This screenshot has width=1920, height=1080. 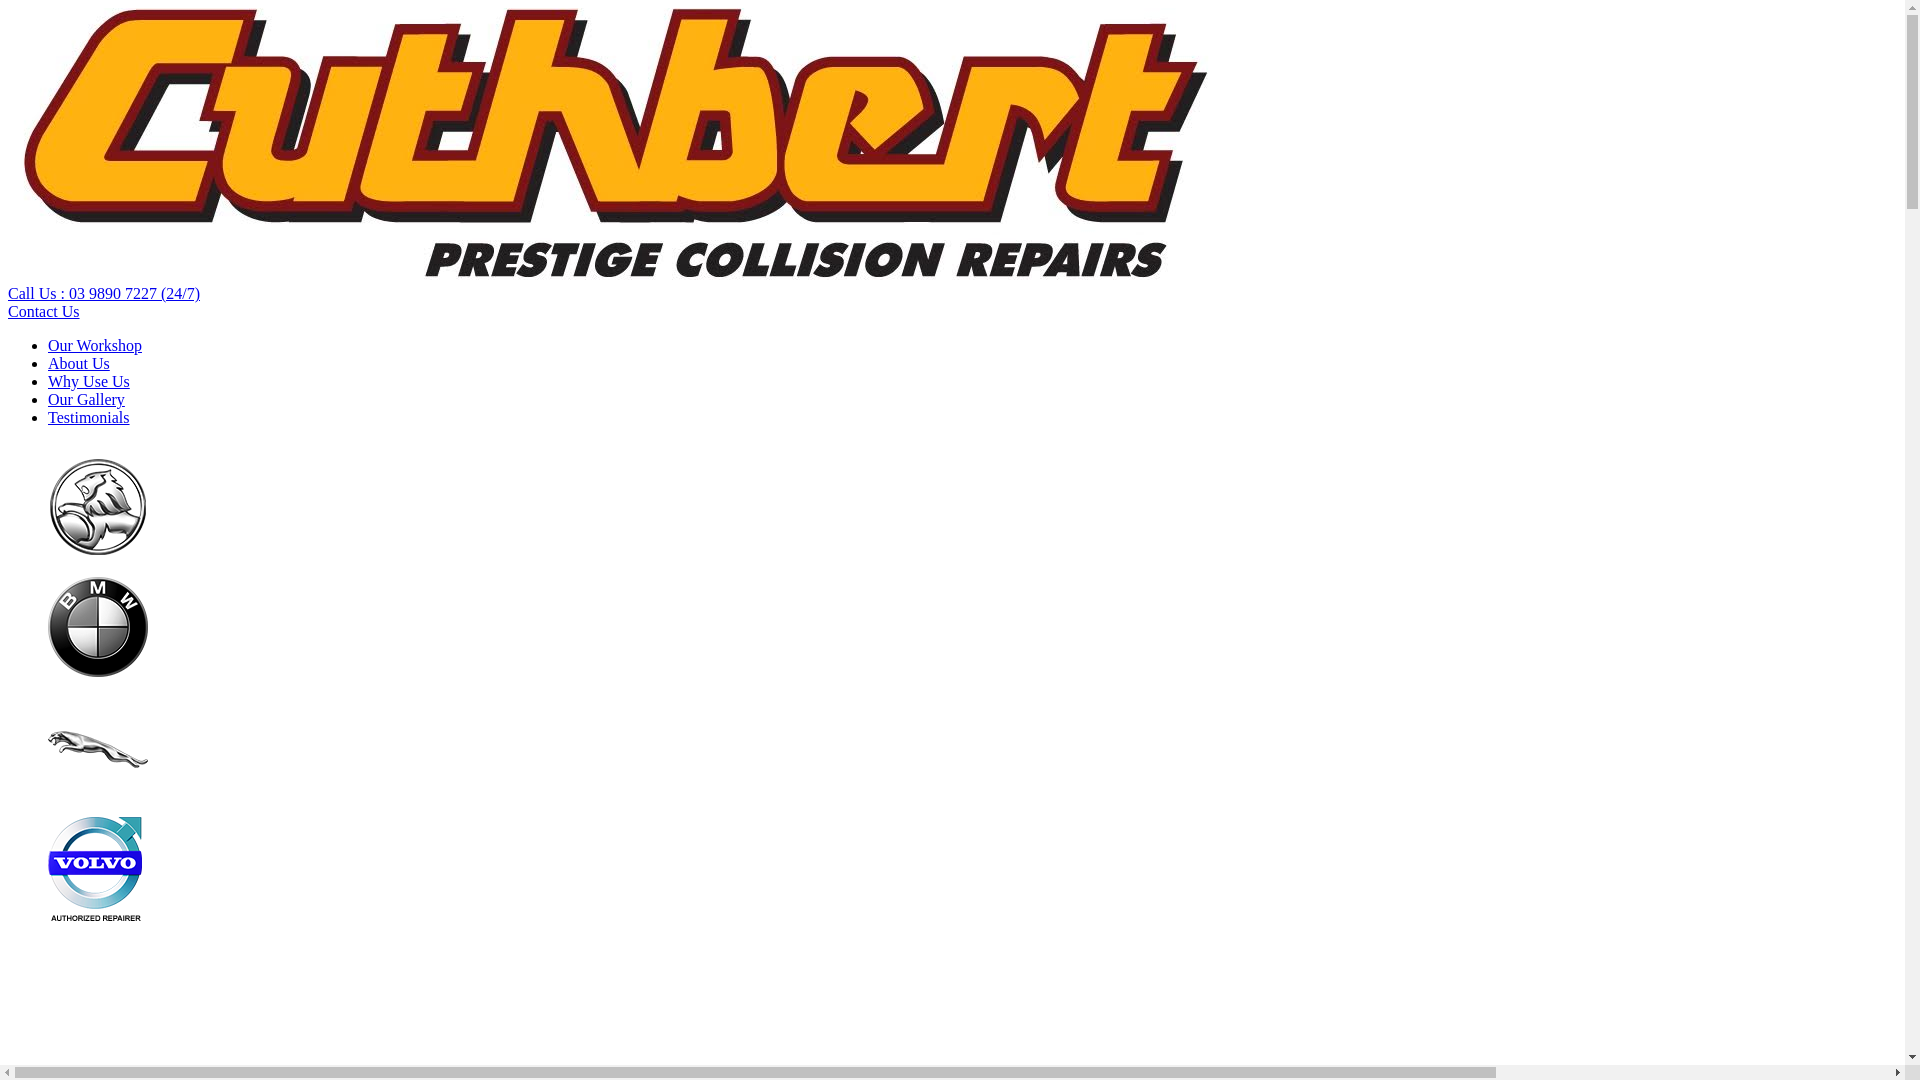 What do you see at coordinates (48, 344) in the screenshot?
I see `'Our Workshop'` at bounding box center [48, 344].